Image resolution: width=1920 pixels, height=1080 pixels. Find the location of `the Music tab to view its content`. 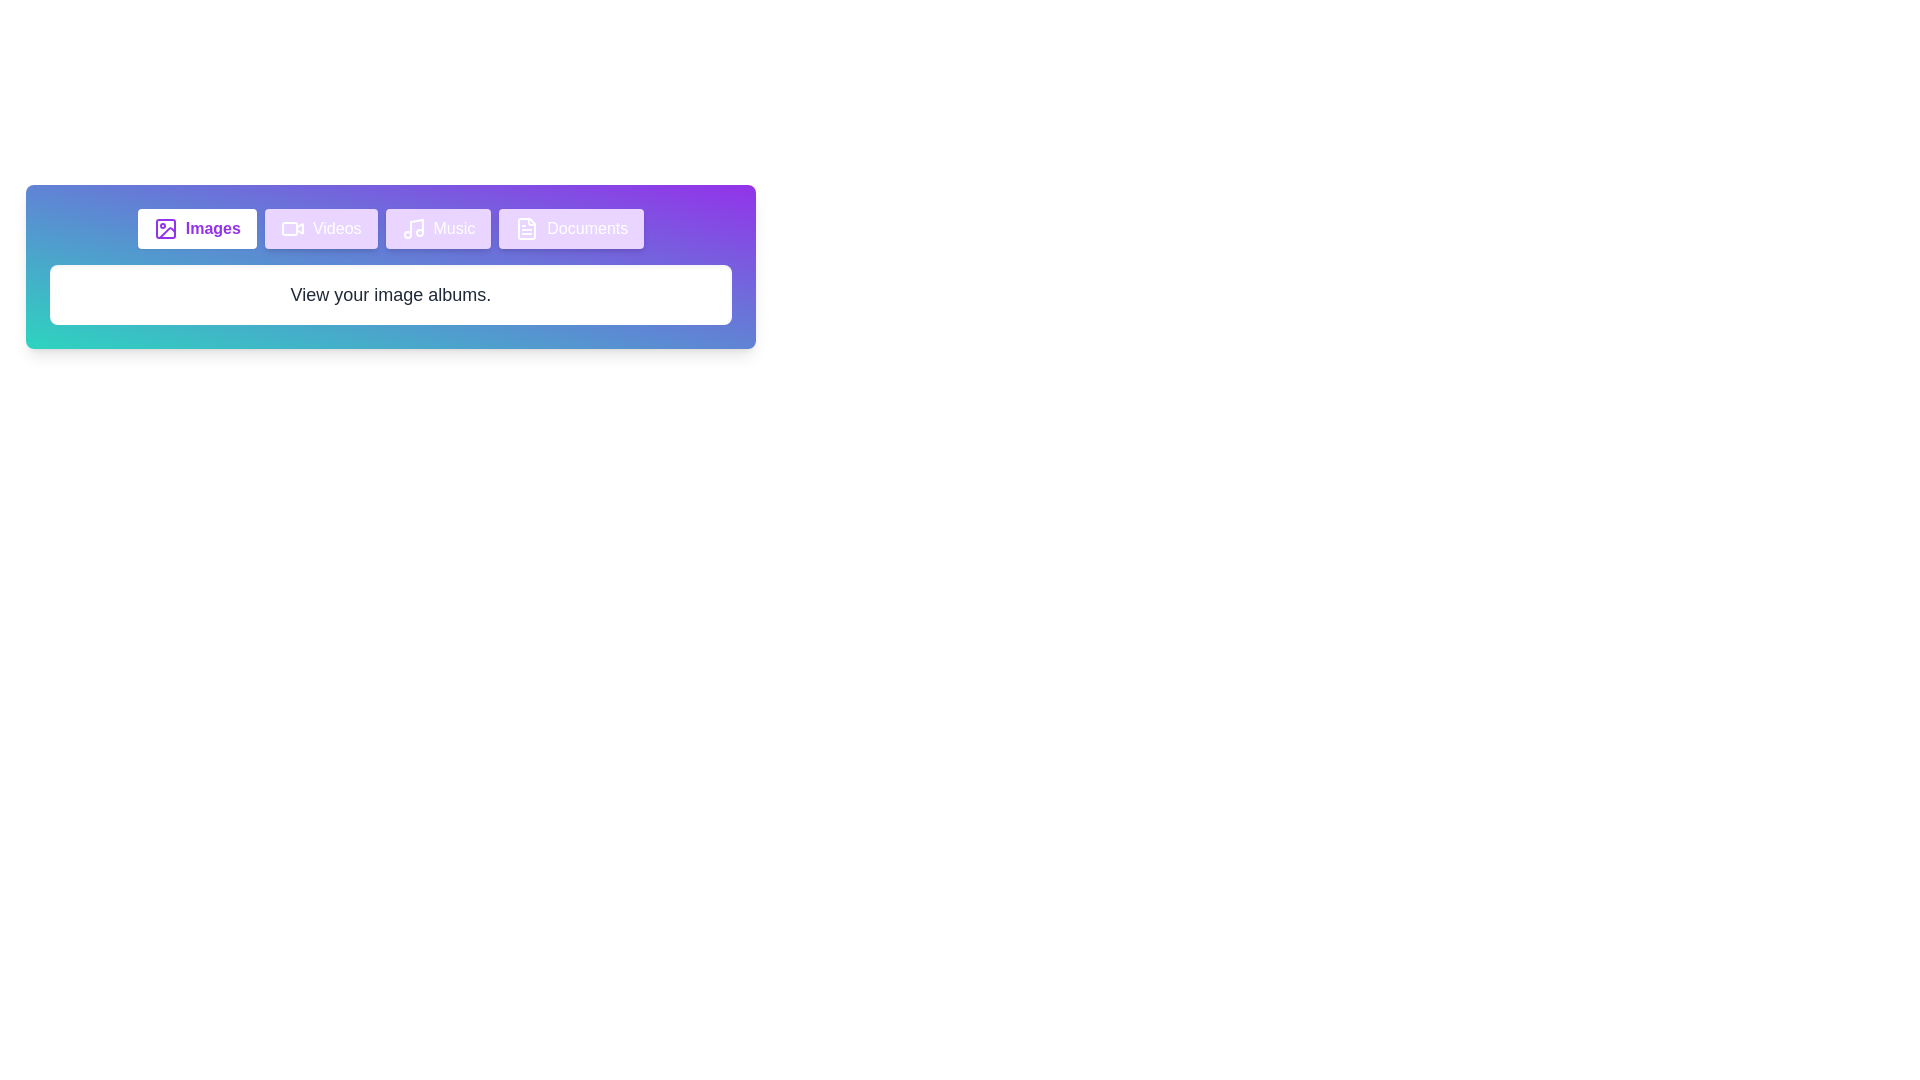

the Music tab to view its content is located at coordinates (436, 227).